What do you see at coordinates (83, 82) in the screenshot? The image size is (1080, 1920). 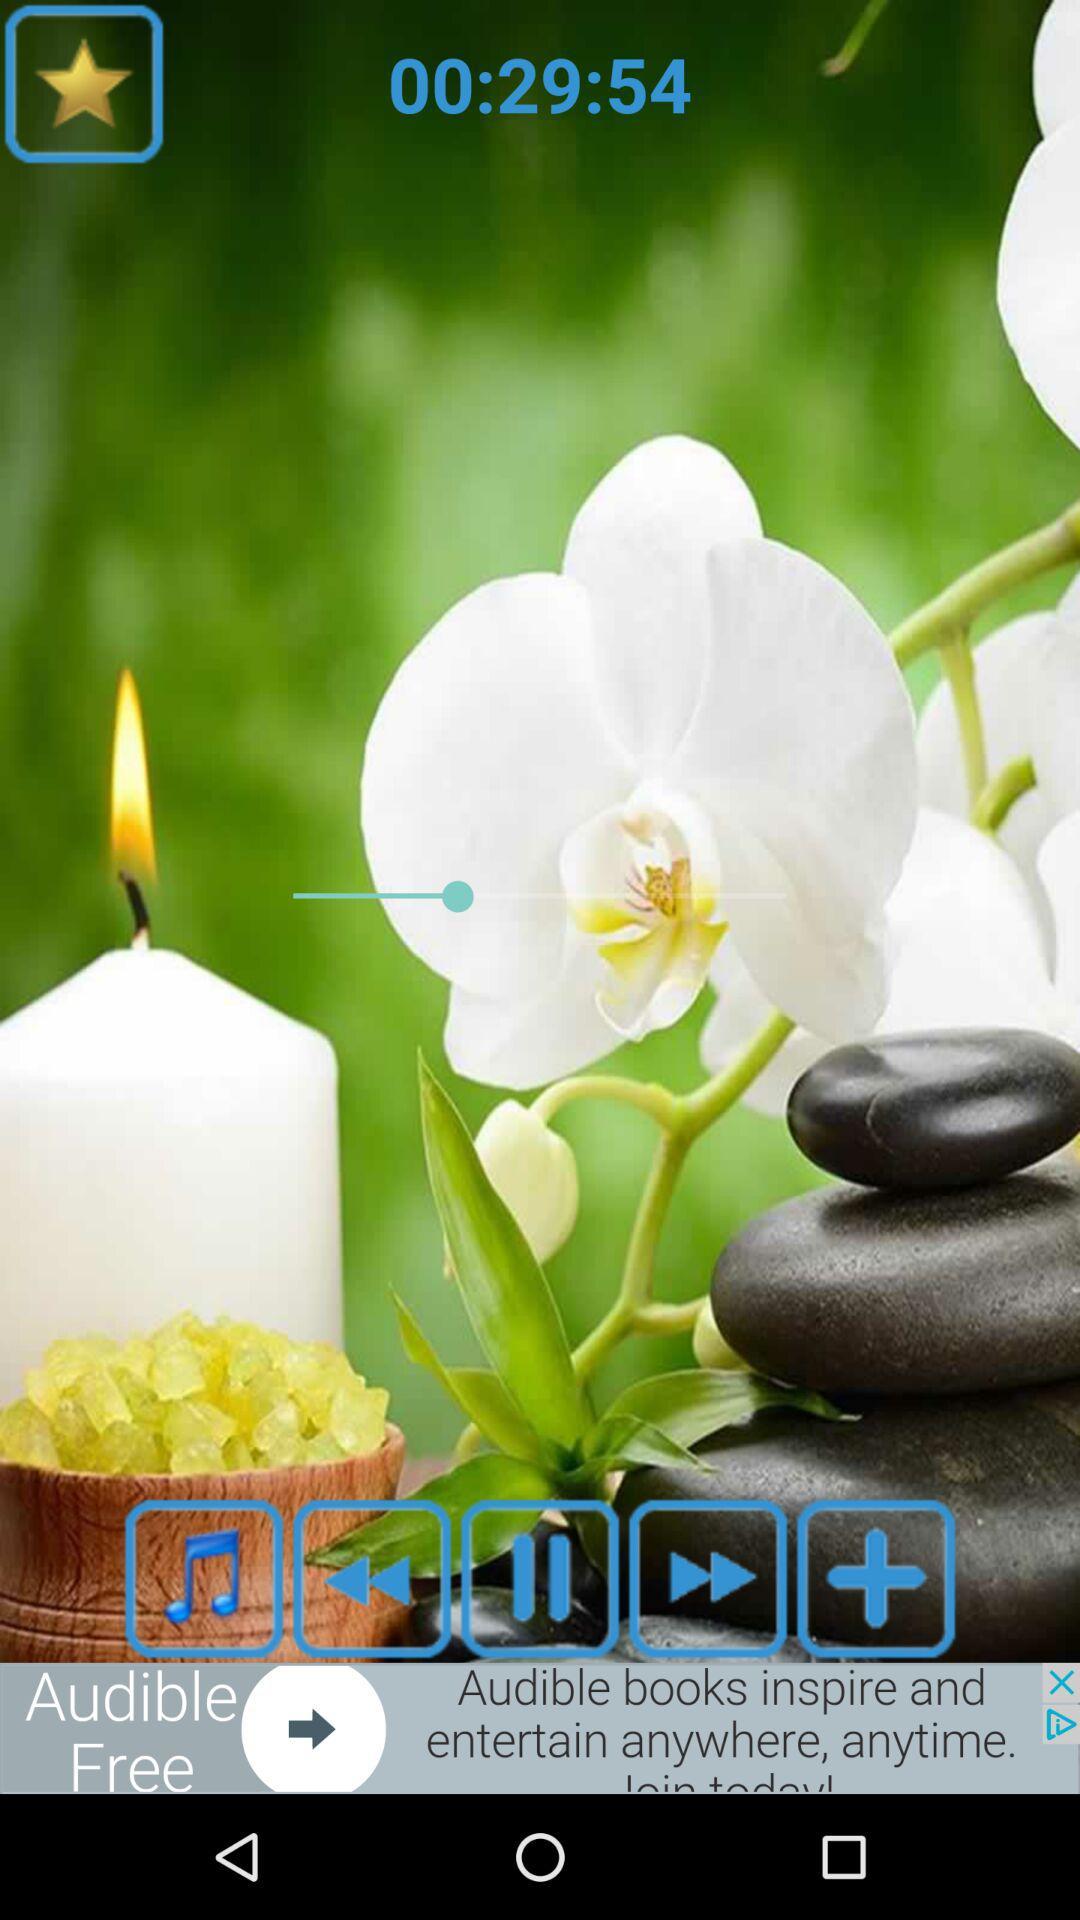 I see `flag it` at bounding box center [83, 82].